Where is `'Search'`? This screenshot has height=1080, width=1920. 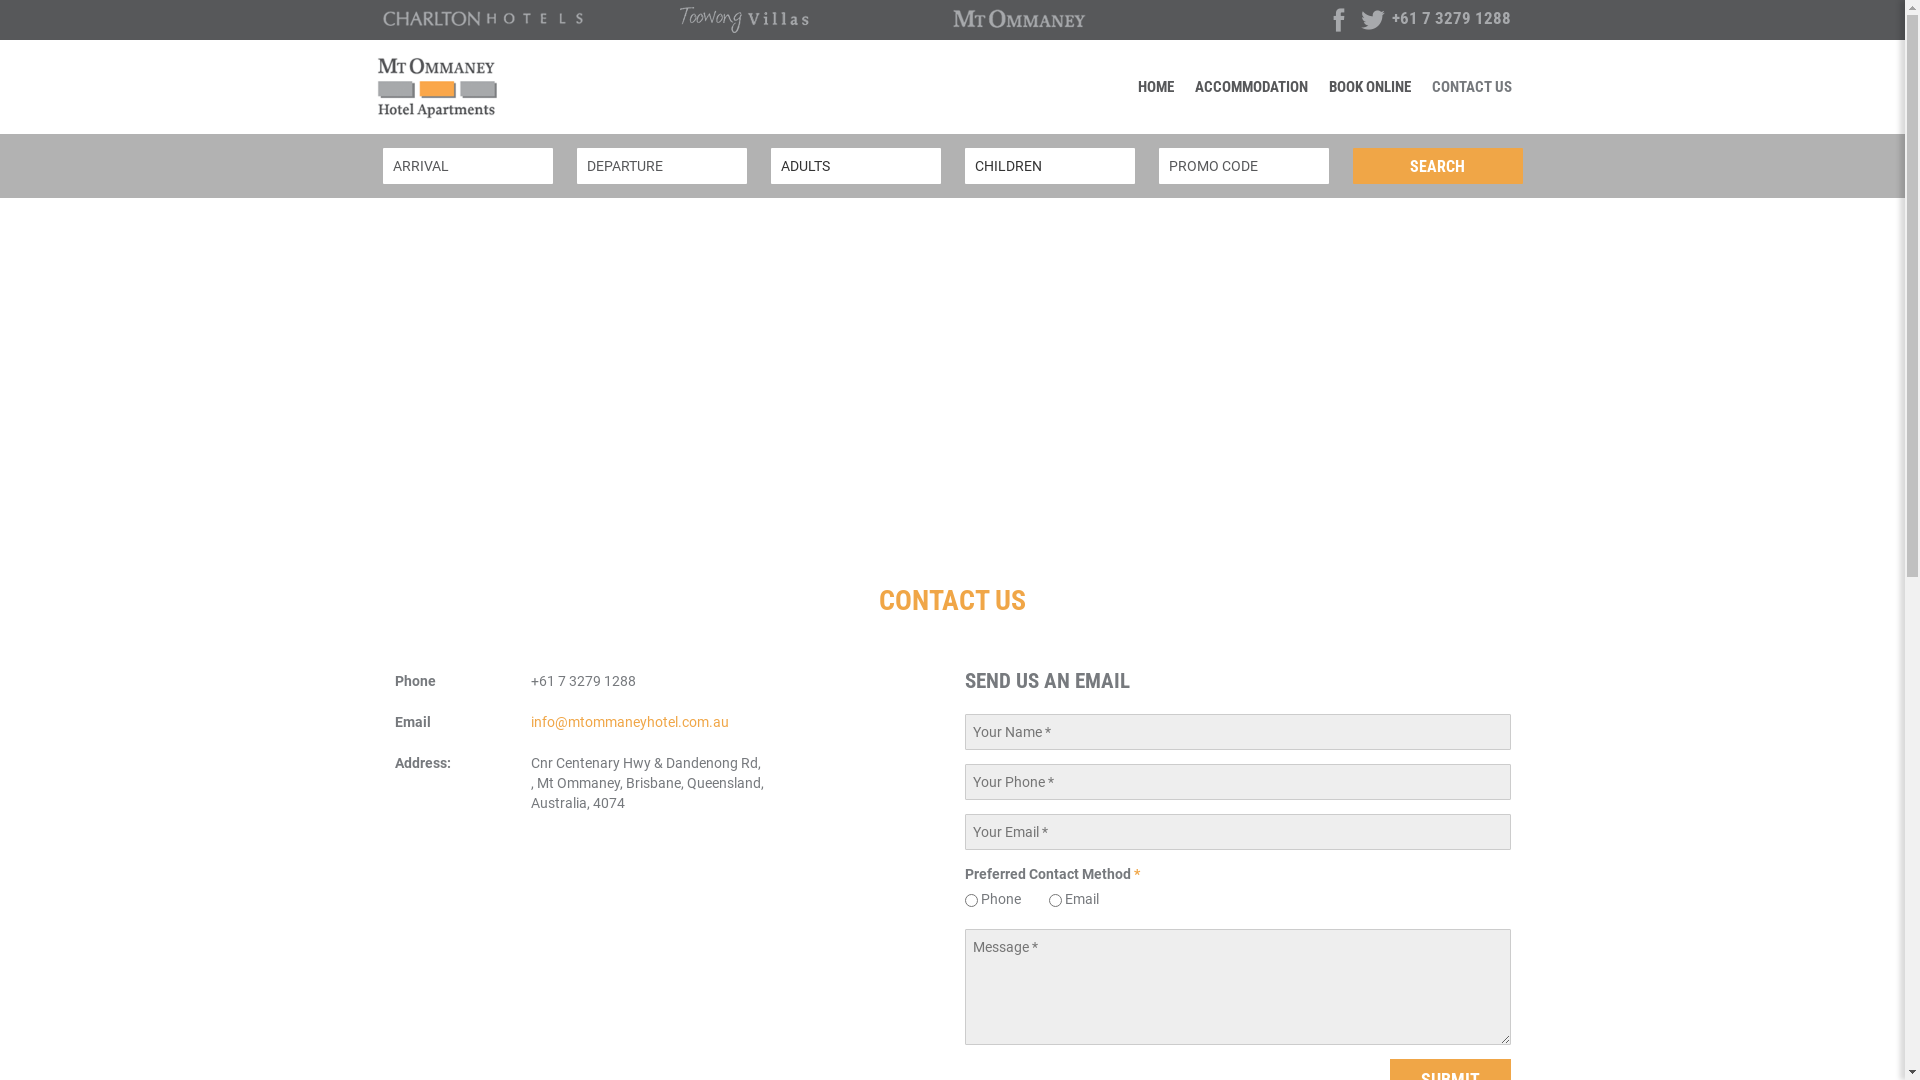
'Search' is located at coordinates (1435, 164).